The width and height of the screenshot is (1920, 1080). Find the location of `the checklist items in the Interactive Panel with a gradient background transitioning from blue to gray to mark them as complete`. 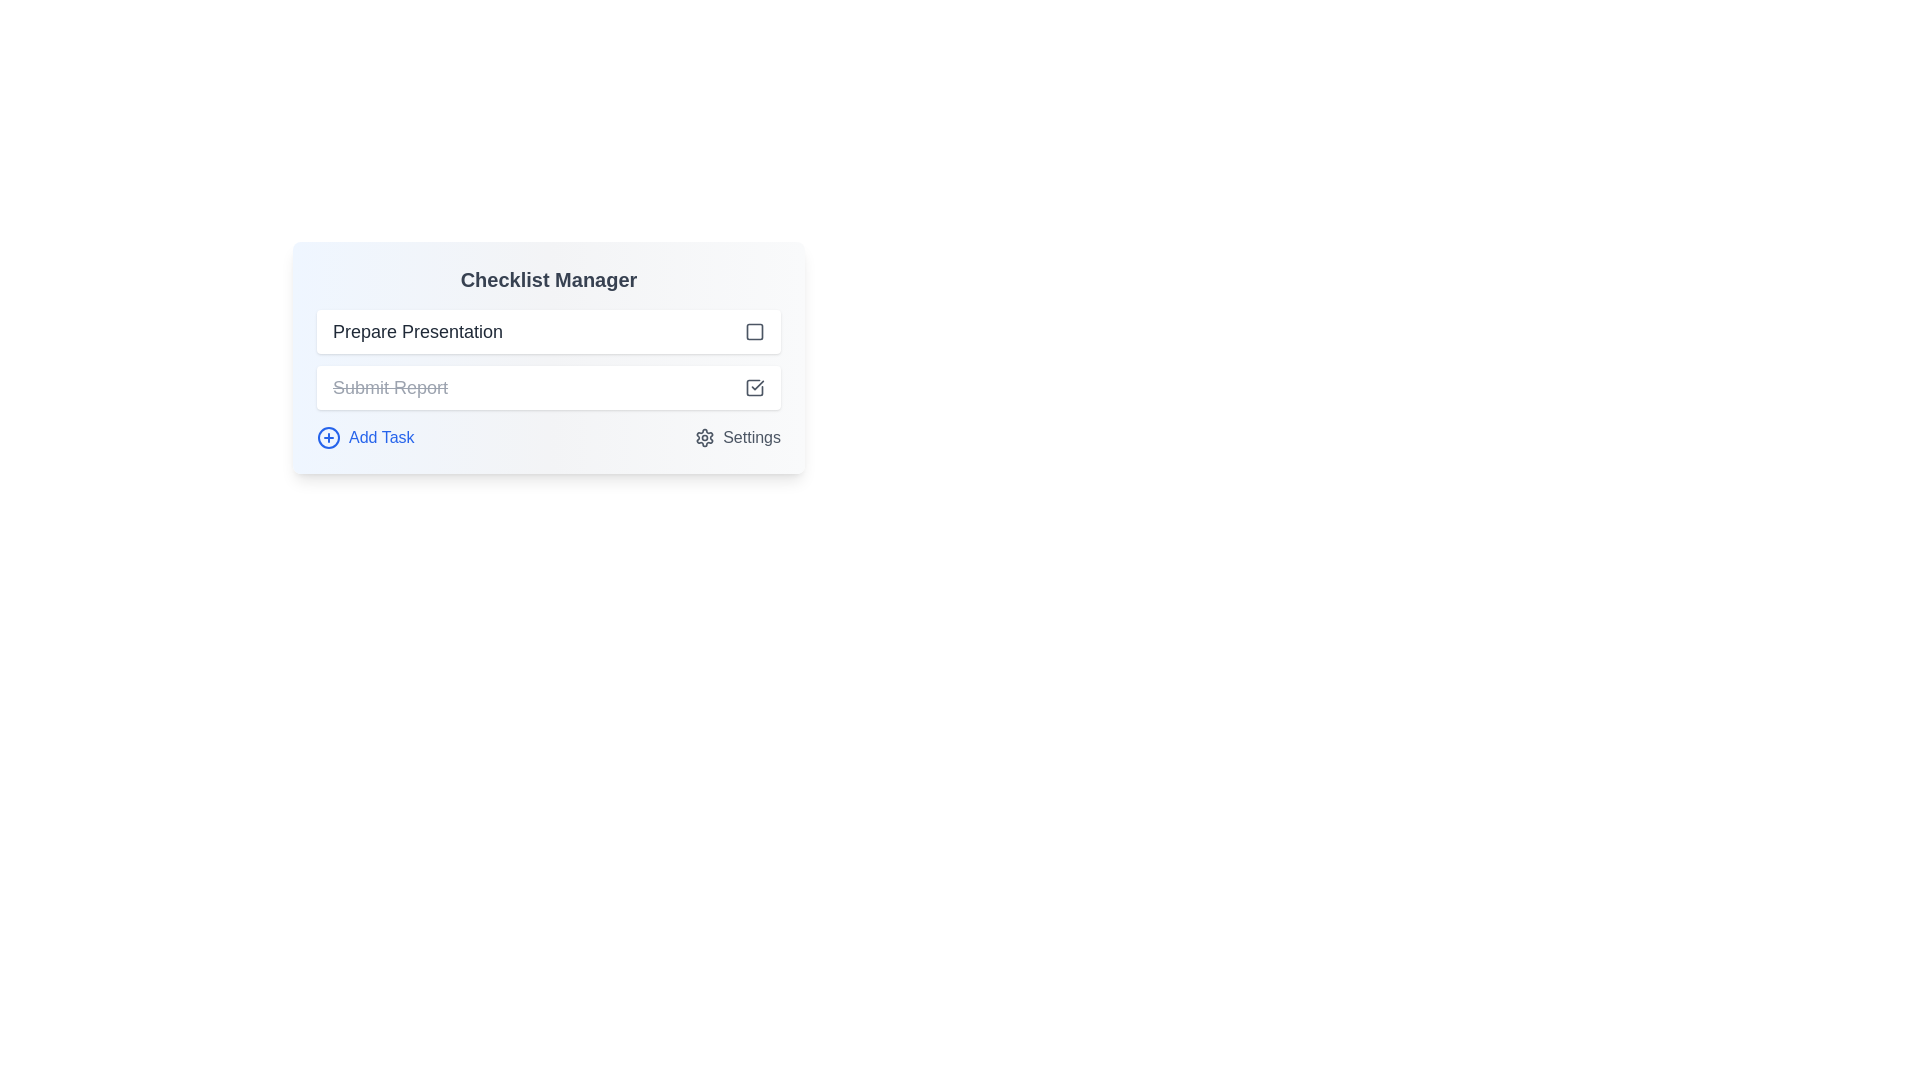

the checklist items in the Interactive Panel with a gradient background transitioning from blue to gray to mark them as complete is located at coordinates (548, 357).